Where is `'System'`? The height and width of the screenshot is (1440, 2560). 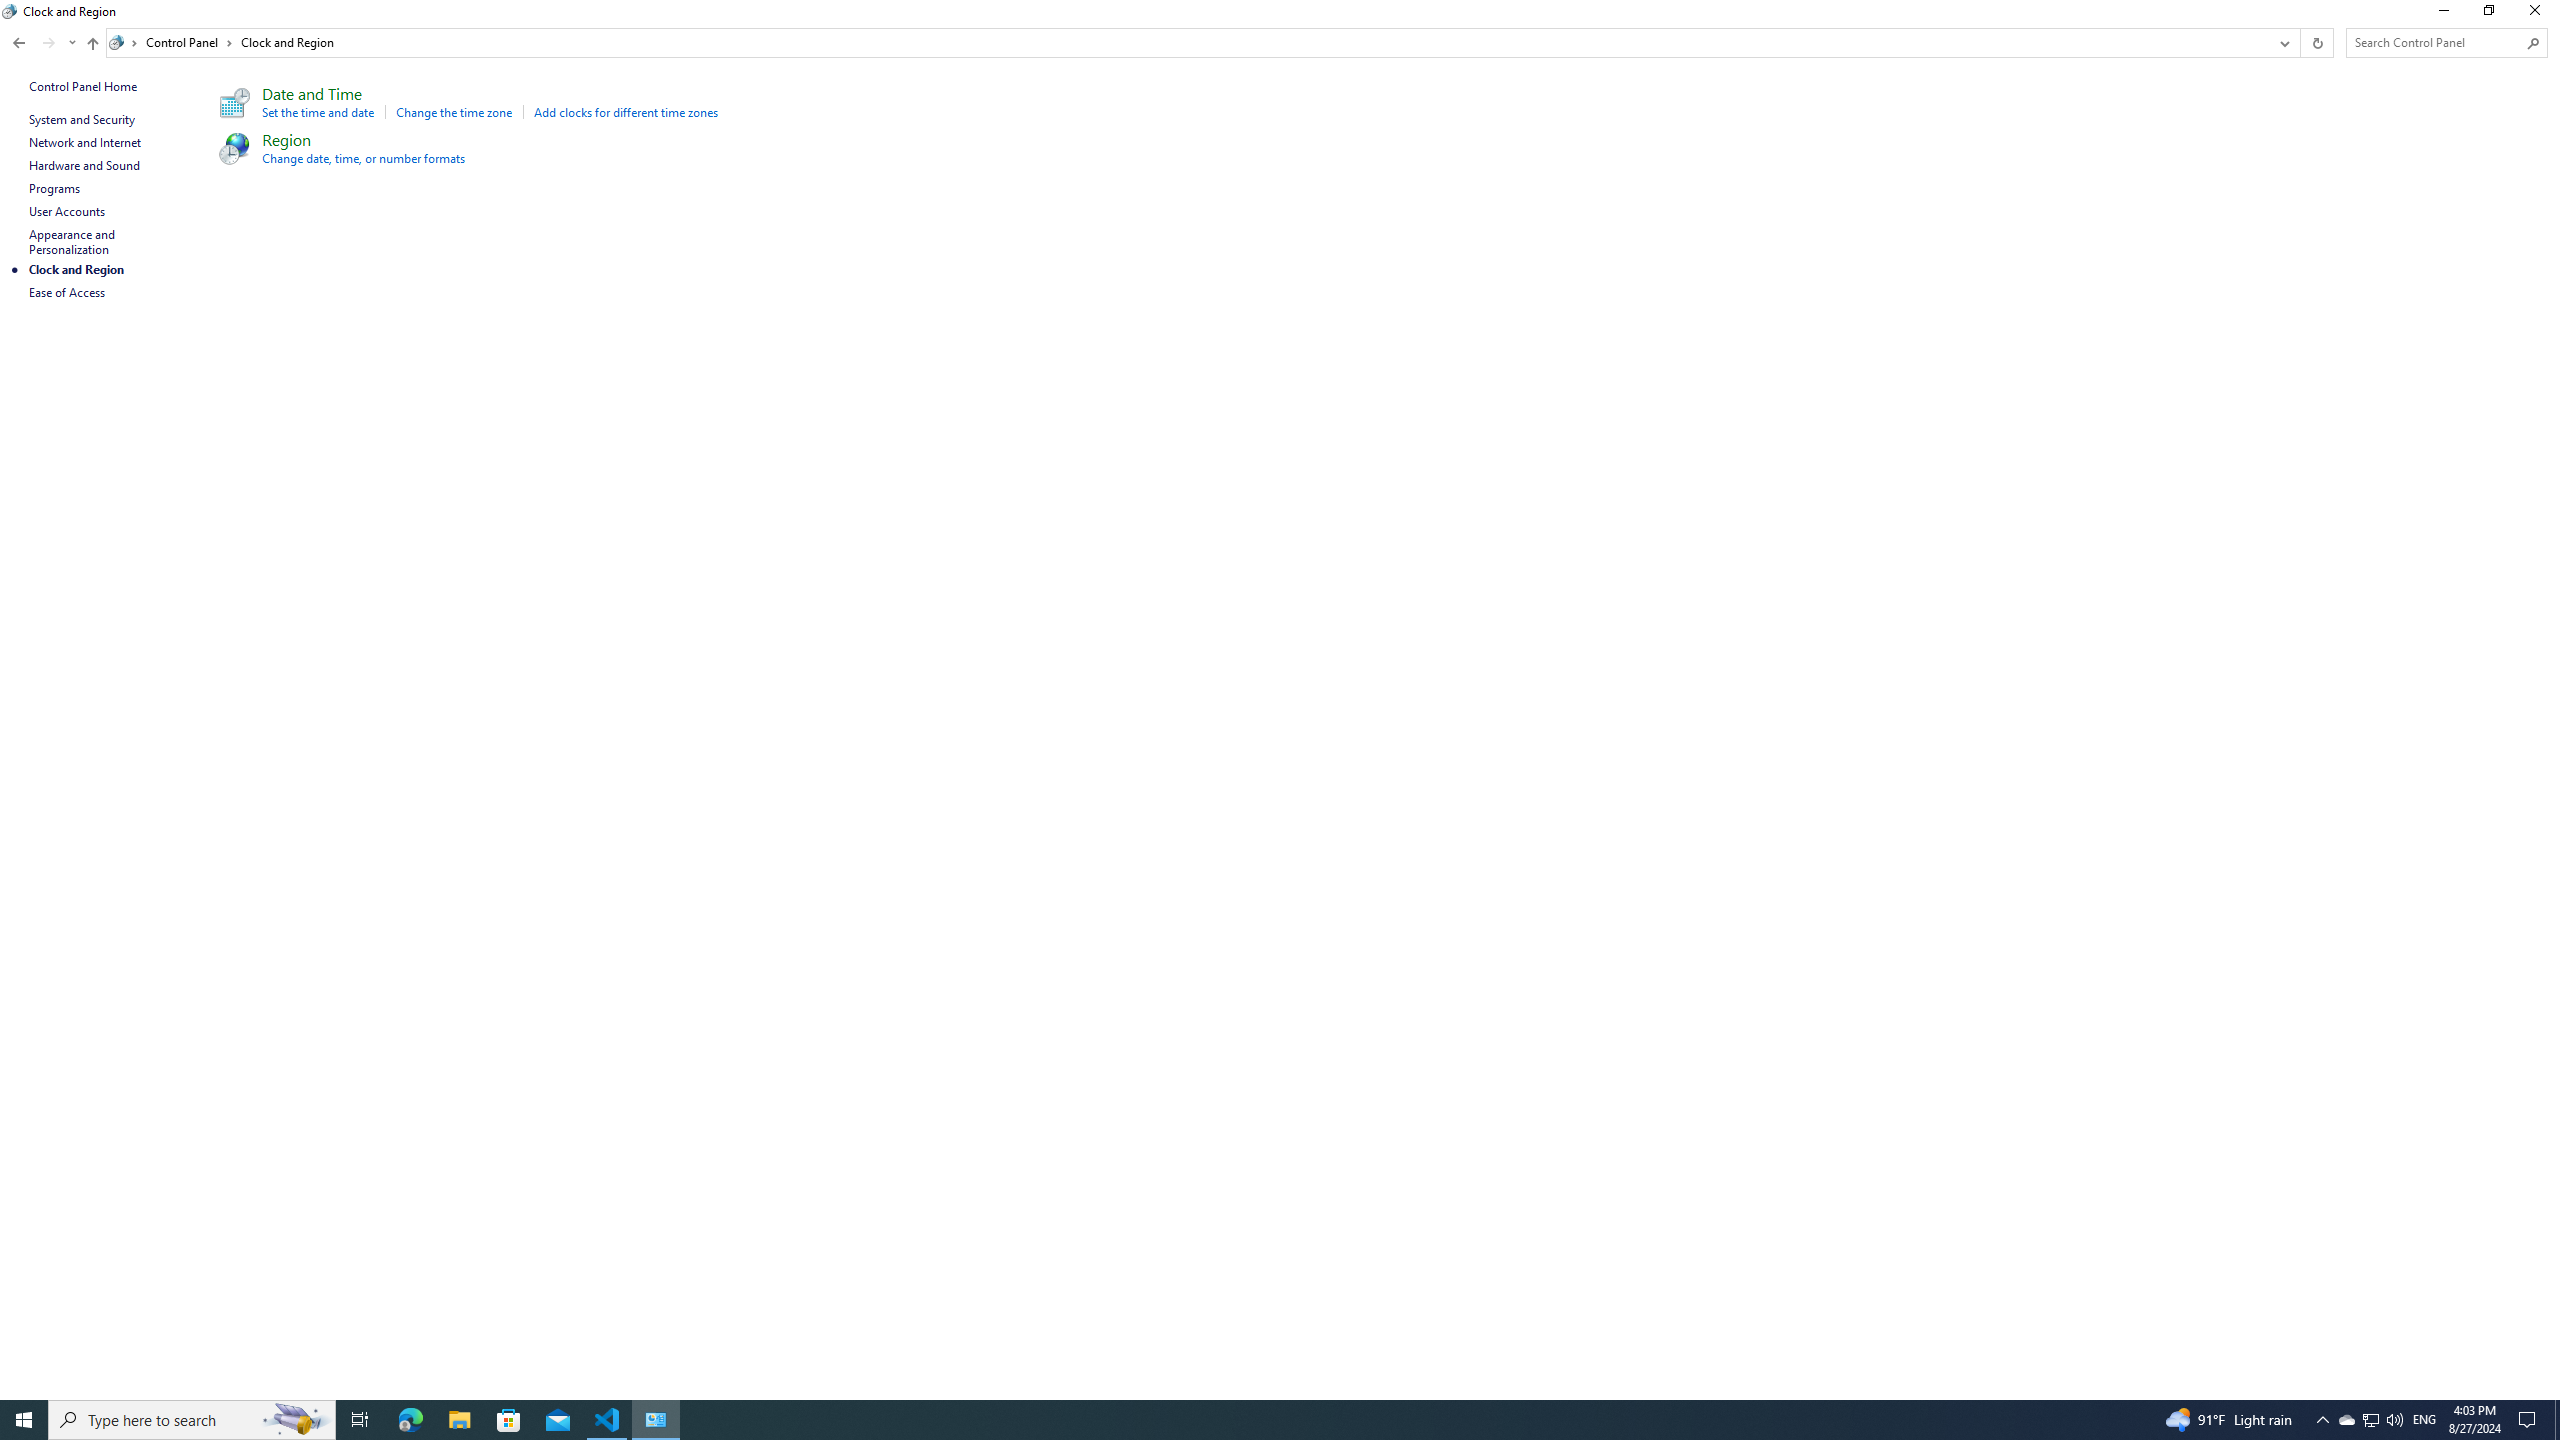 'System' is located at coordinates (11, 9).